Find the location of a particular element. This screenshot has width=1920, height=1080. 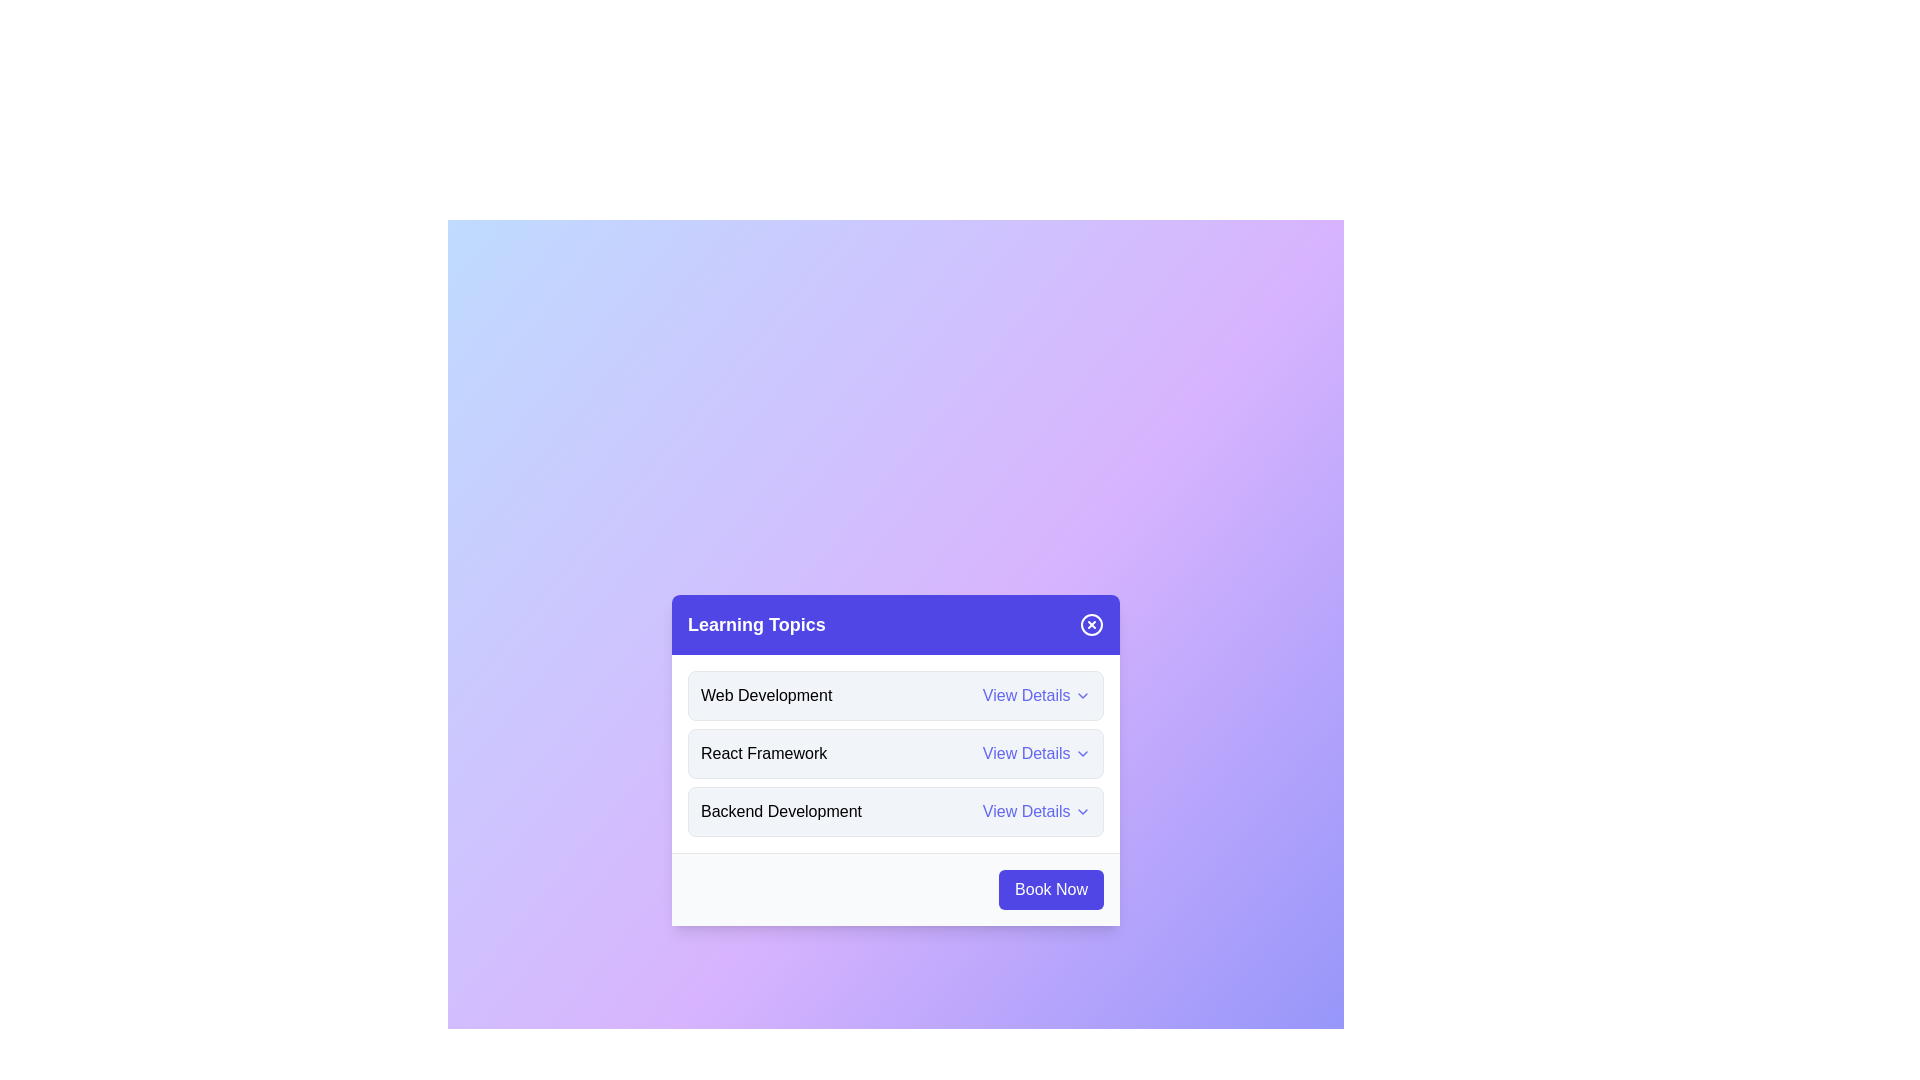

the 'View Details' button for Backend Development is located at coordinates (1036, 811).